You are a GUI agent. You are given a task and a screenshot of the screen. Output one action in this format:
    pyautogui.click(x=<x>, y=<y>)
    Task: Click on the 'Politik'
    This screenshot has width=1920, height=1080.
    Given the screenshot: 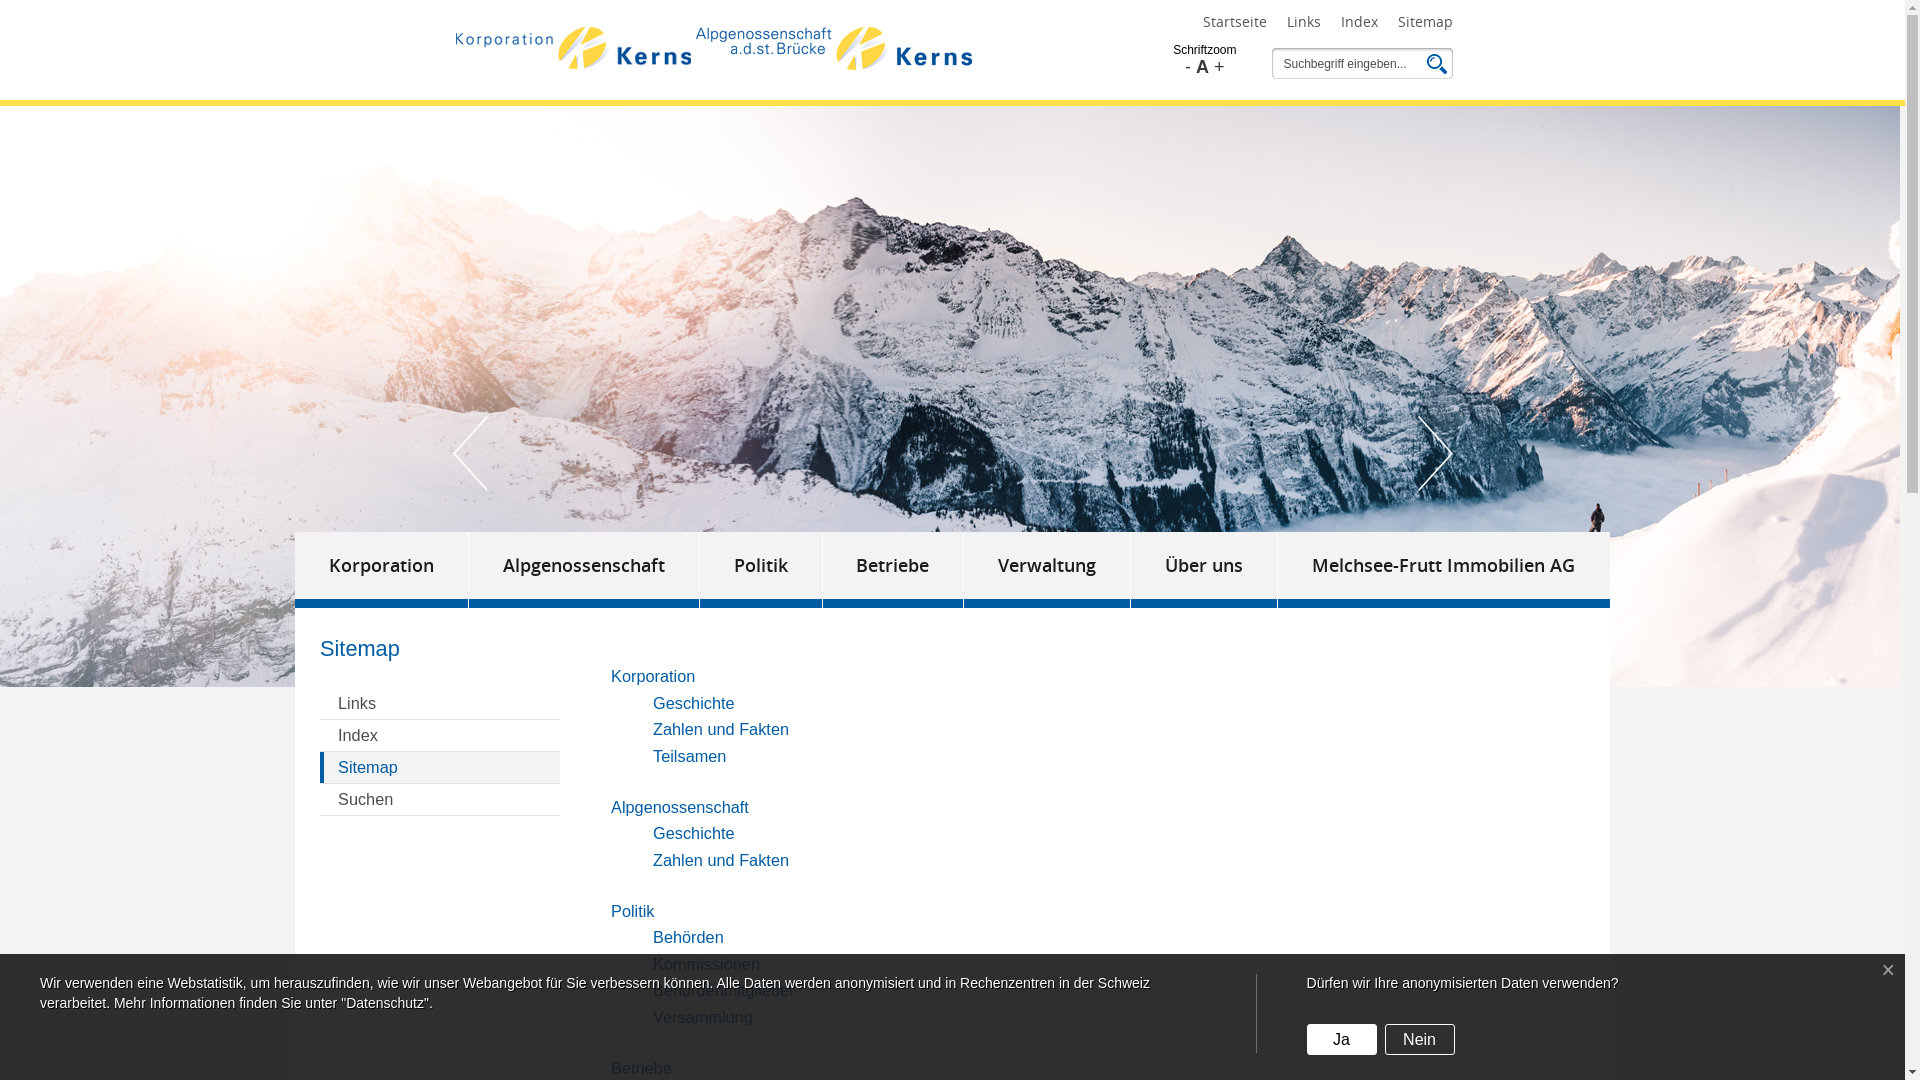 What is the action you would take?
    pyautogui.click(x=632, y=910)
    